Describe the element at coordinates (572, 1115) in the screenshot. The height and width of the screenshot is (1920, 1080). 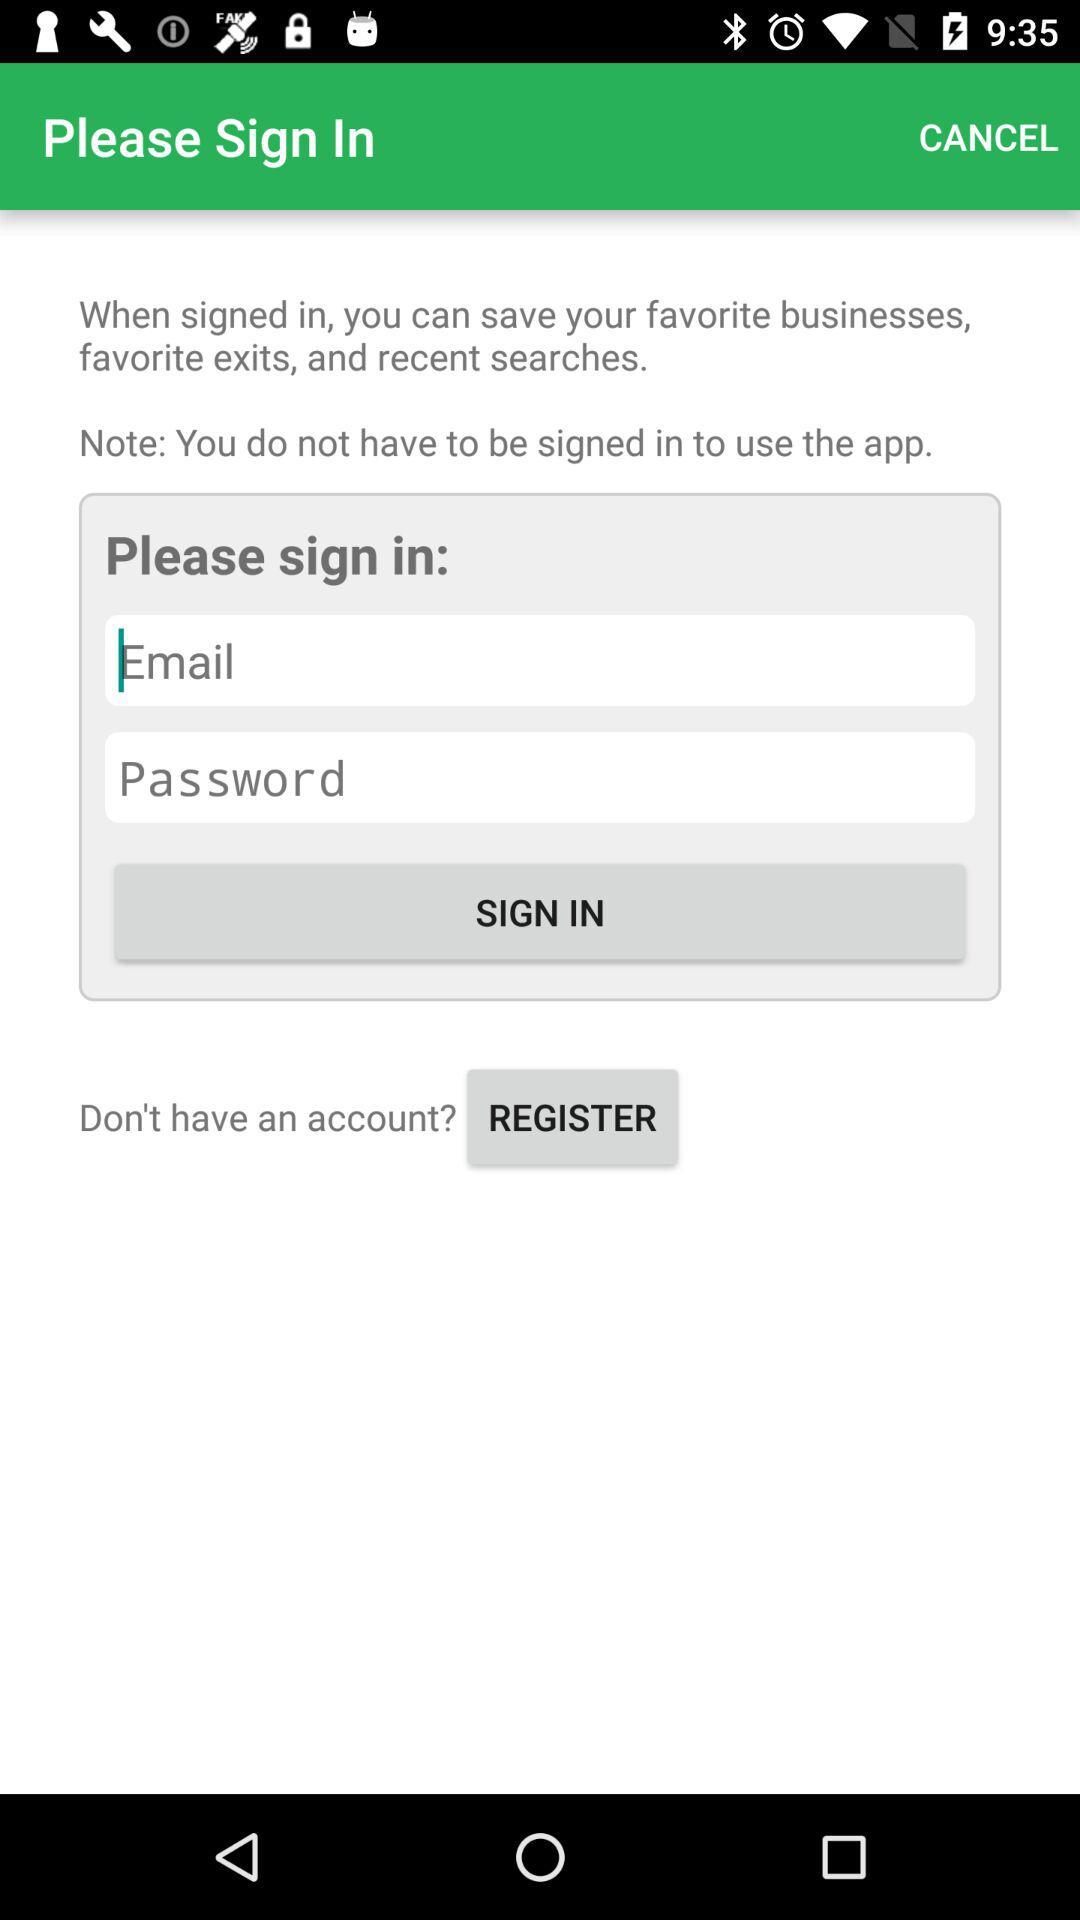
I see `register icon` at that location.